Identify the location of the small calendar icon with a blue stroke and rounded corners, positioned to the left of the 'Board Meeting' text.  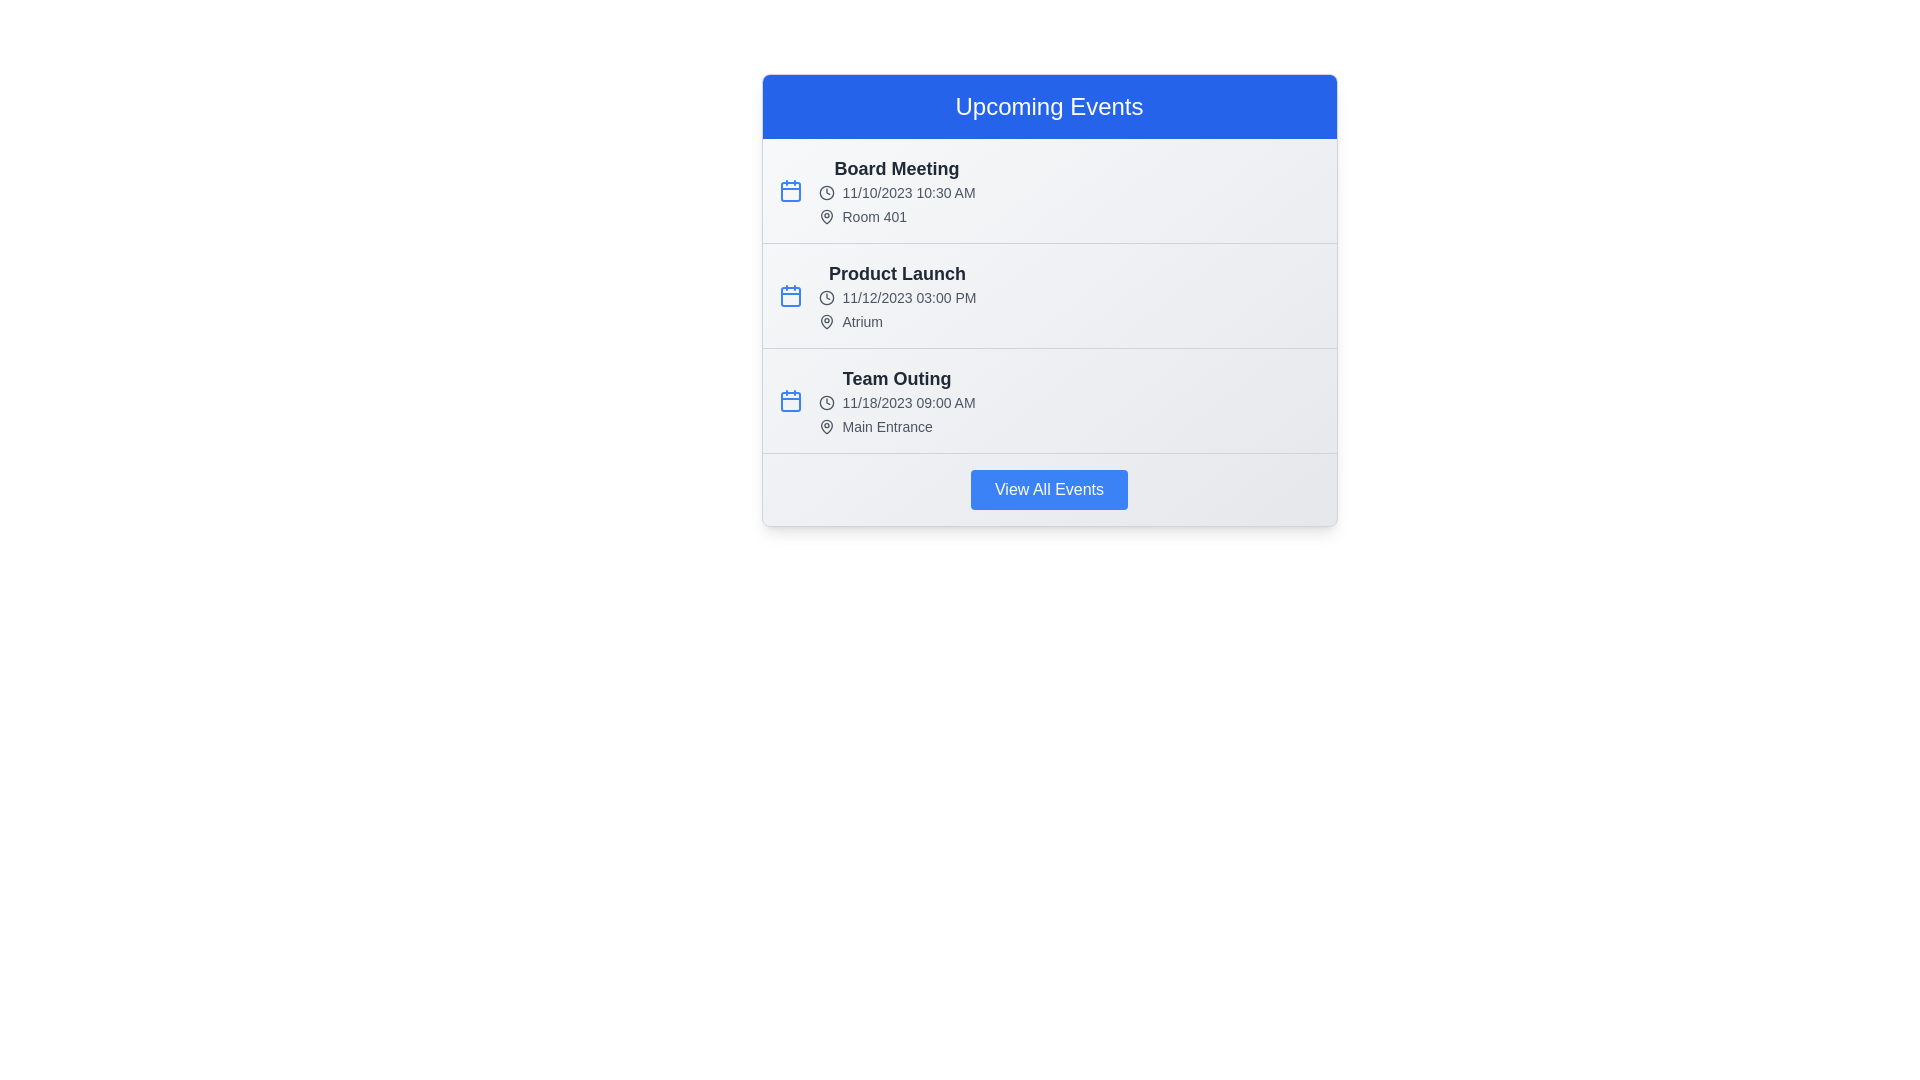
(789, 191).